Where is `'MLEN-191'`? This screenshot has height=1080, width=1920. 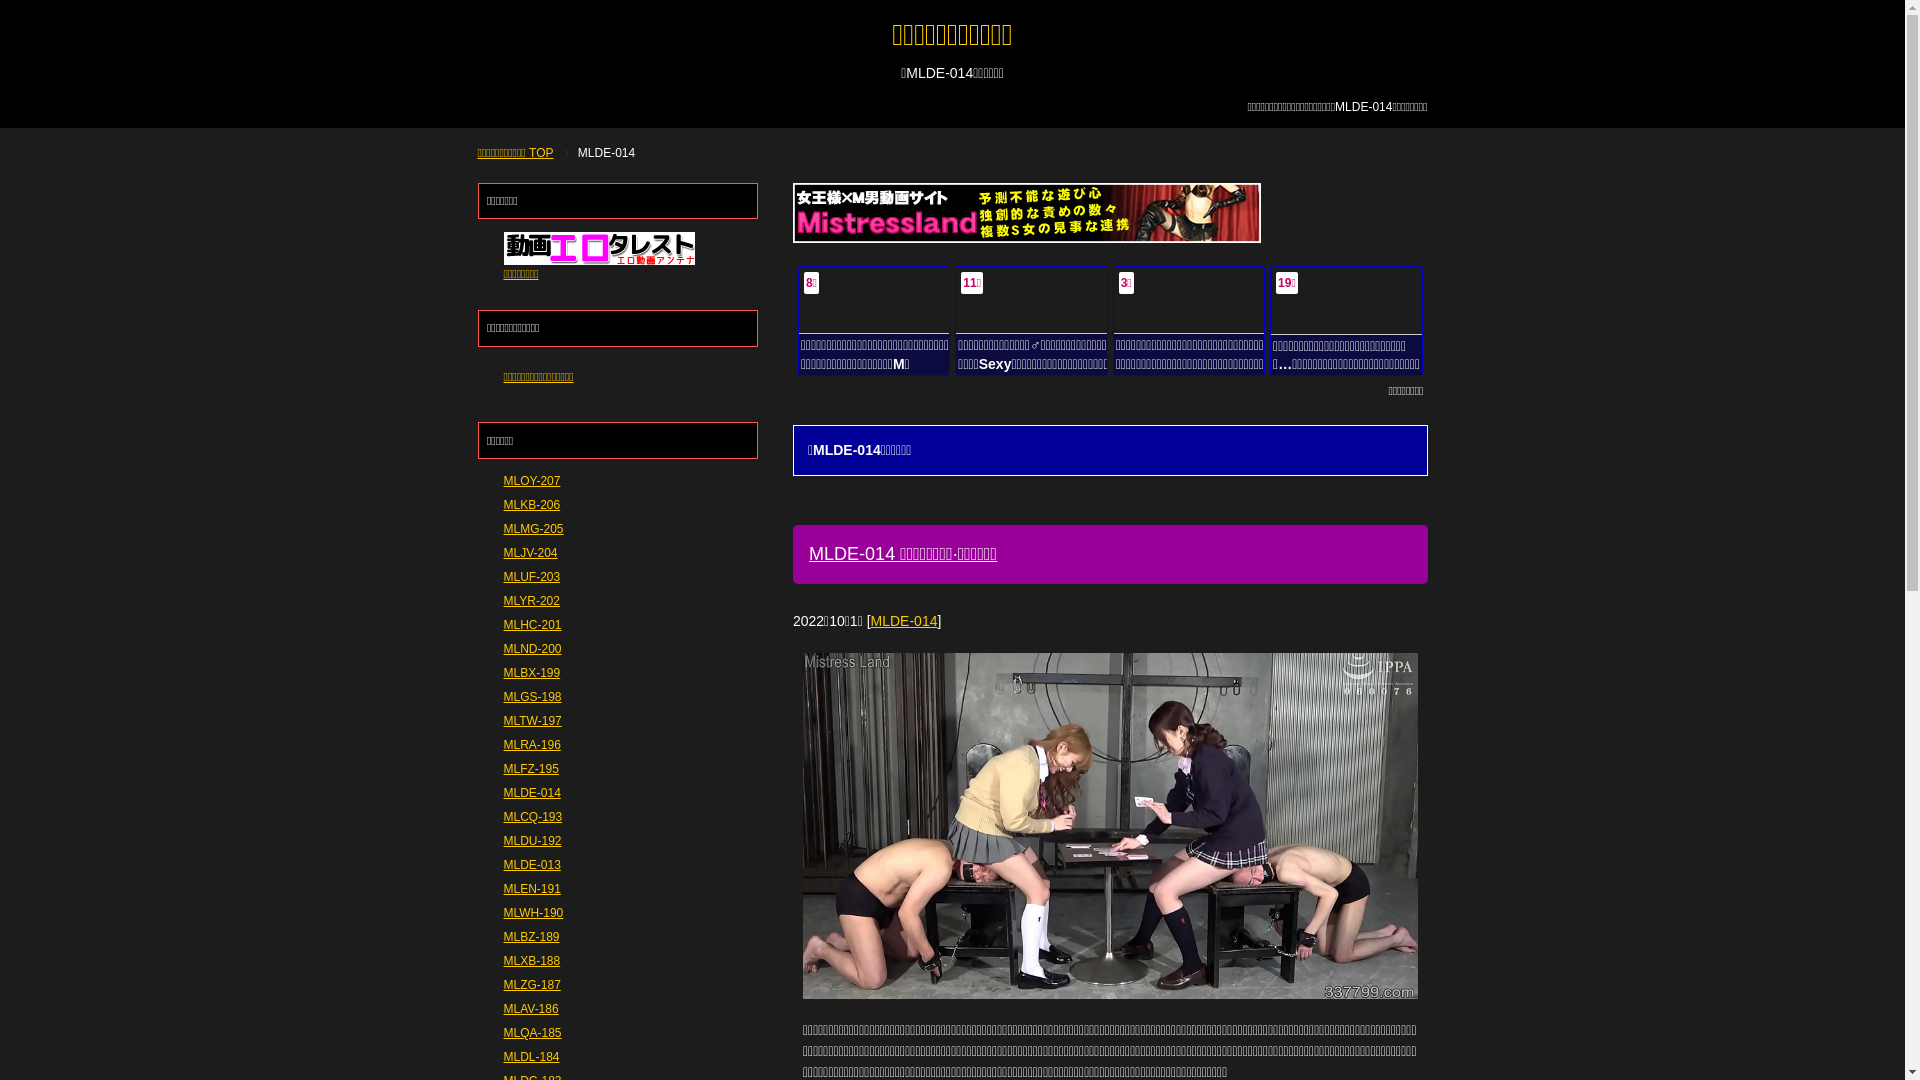 'MLEN-191' is located at coordinates (532, 887).